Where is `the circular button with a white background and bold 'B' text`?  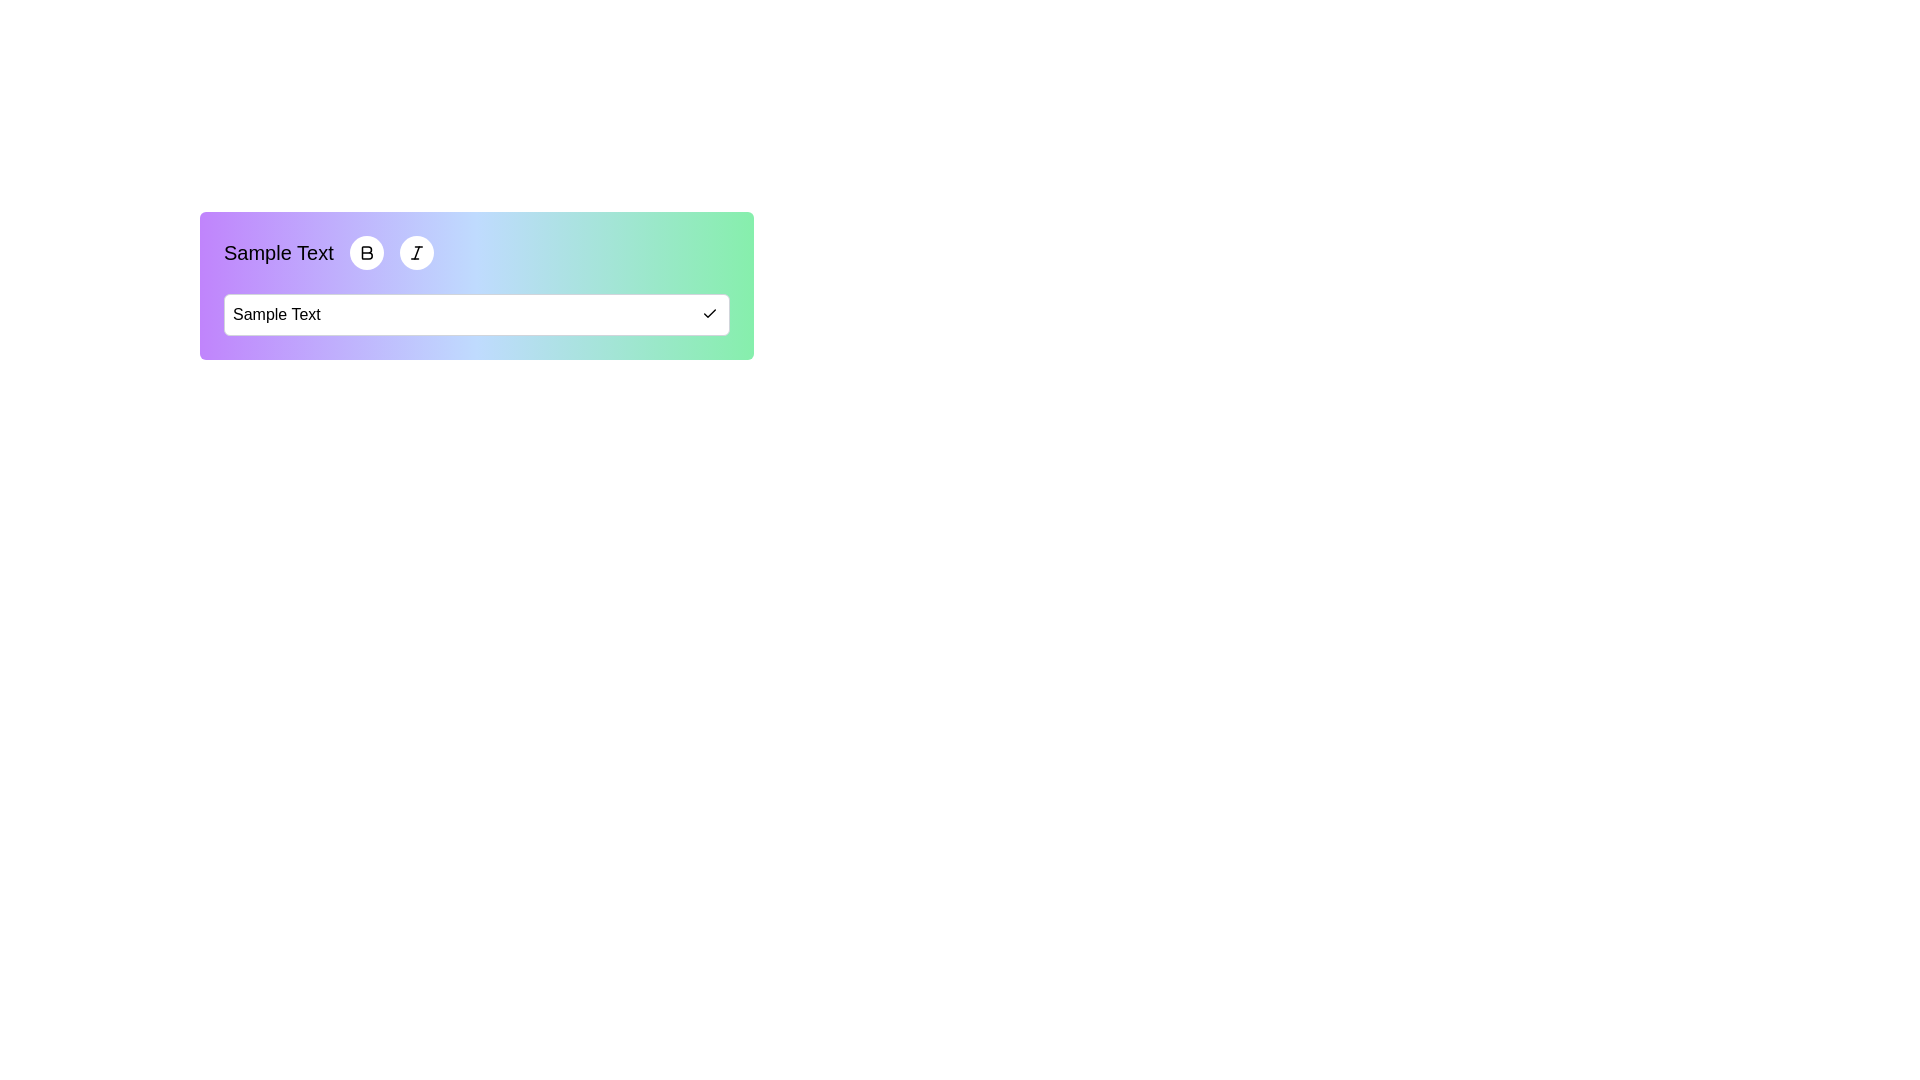
the circular button with a white background and bold 'B' text is located at coordinates (366, 252).